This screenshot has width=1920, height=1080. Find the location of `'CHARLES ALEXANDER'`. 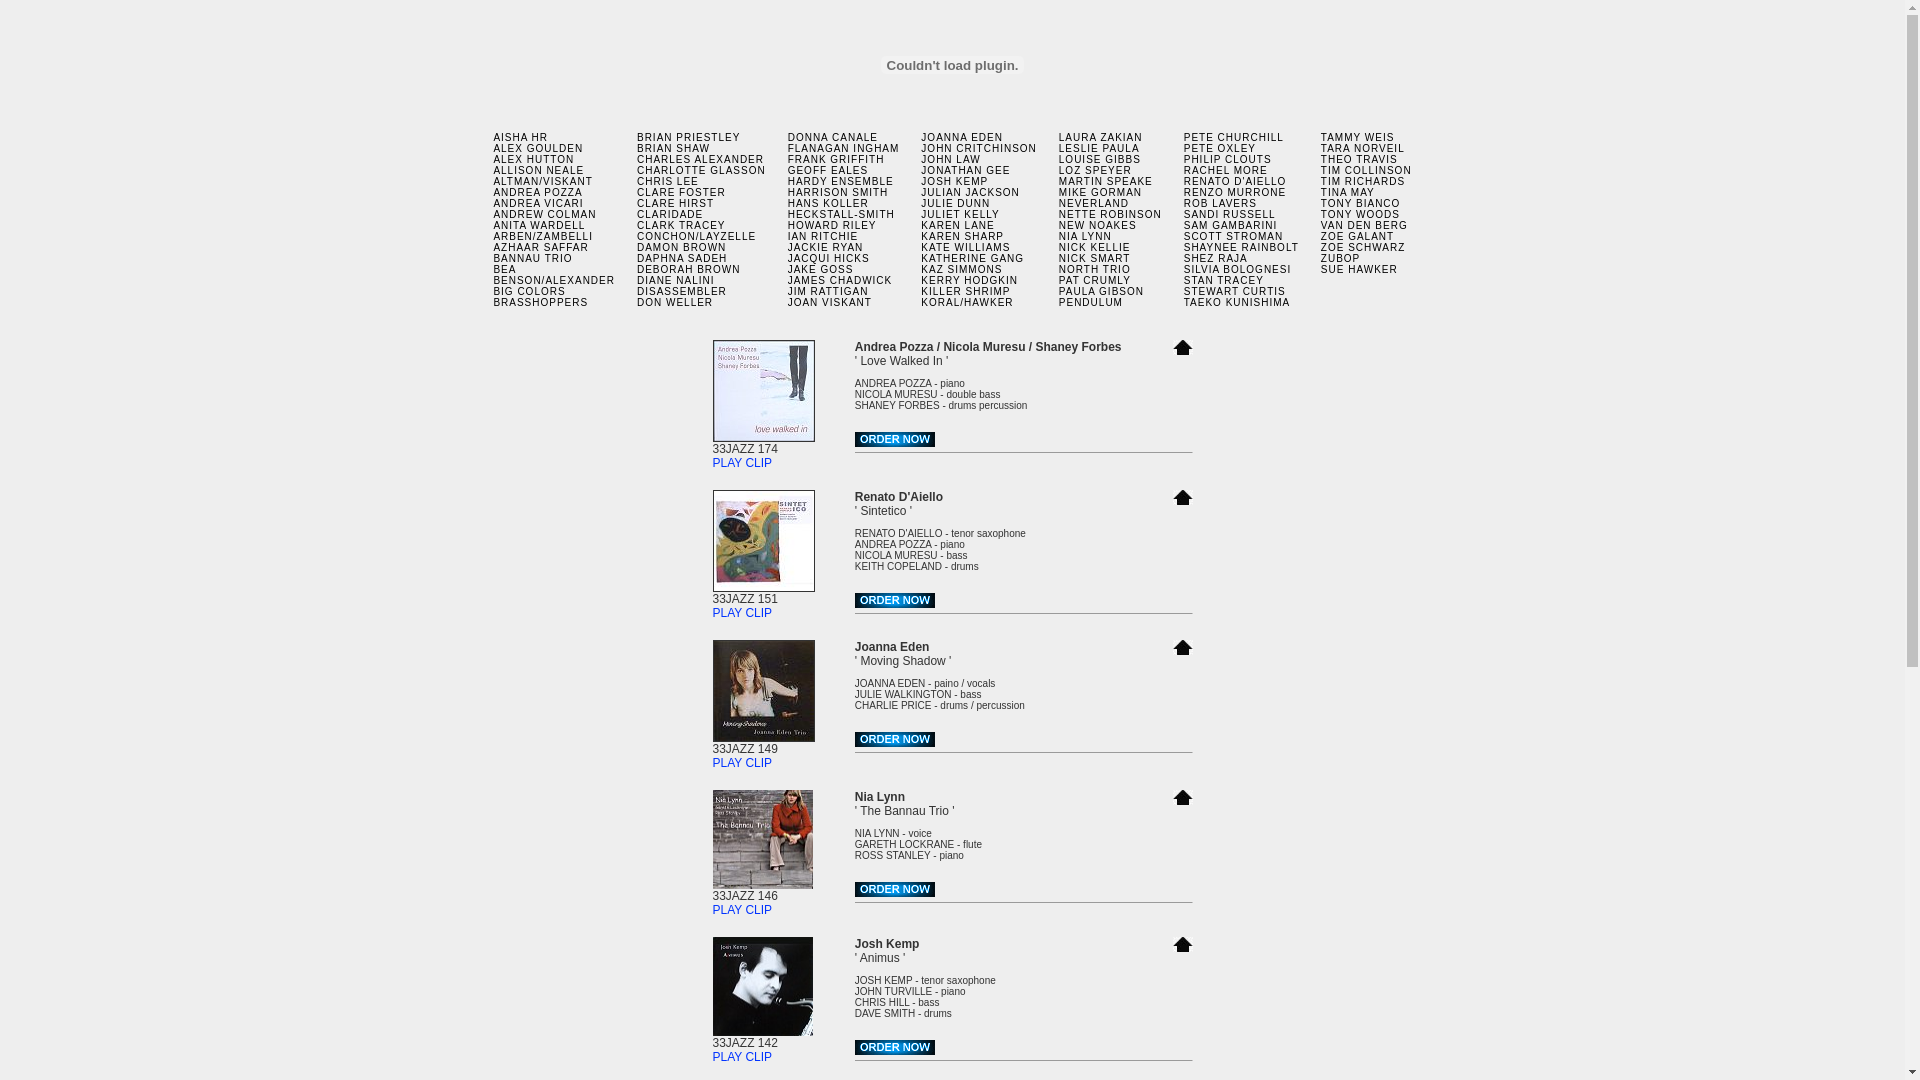

'CHARLES ALEXANDER' is located at coordinates (700, 158).